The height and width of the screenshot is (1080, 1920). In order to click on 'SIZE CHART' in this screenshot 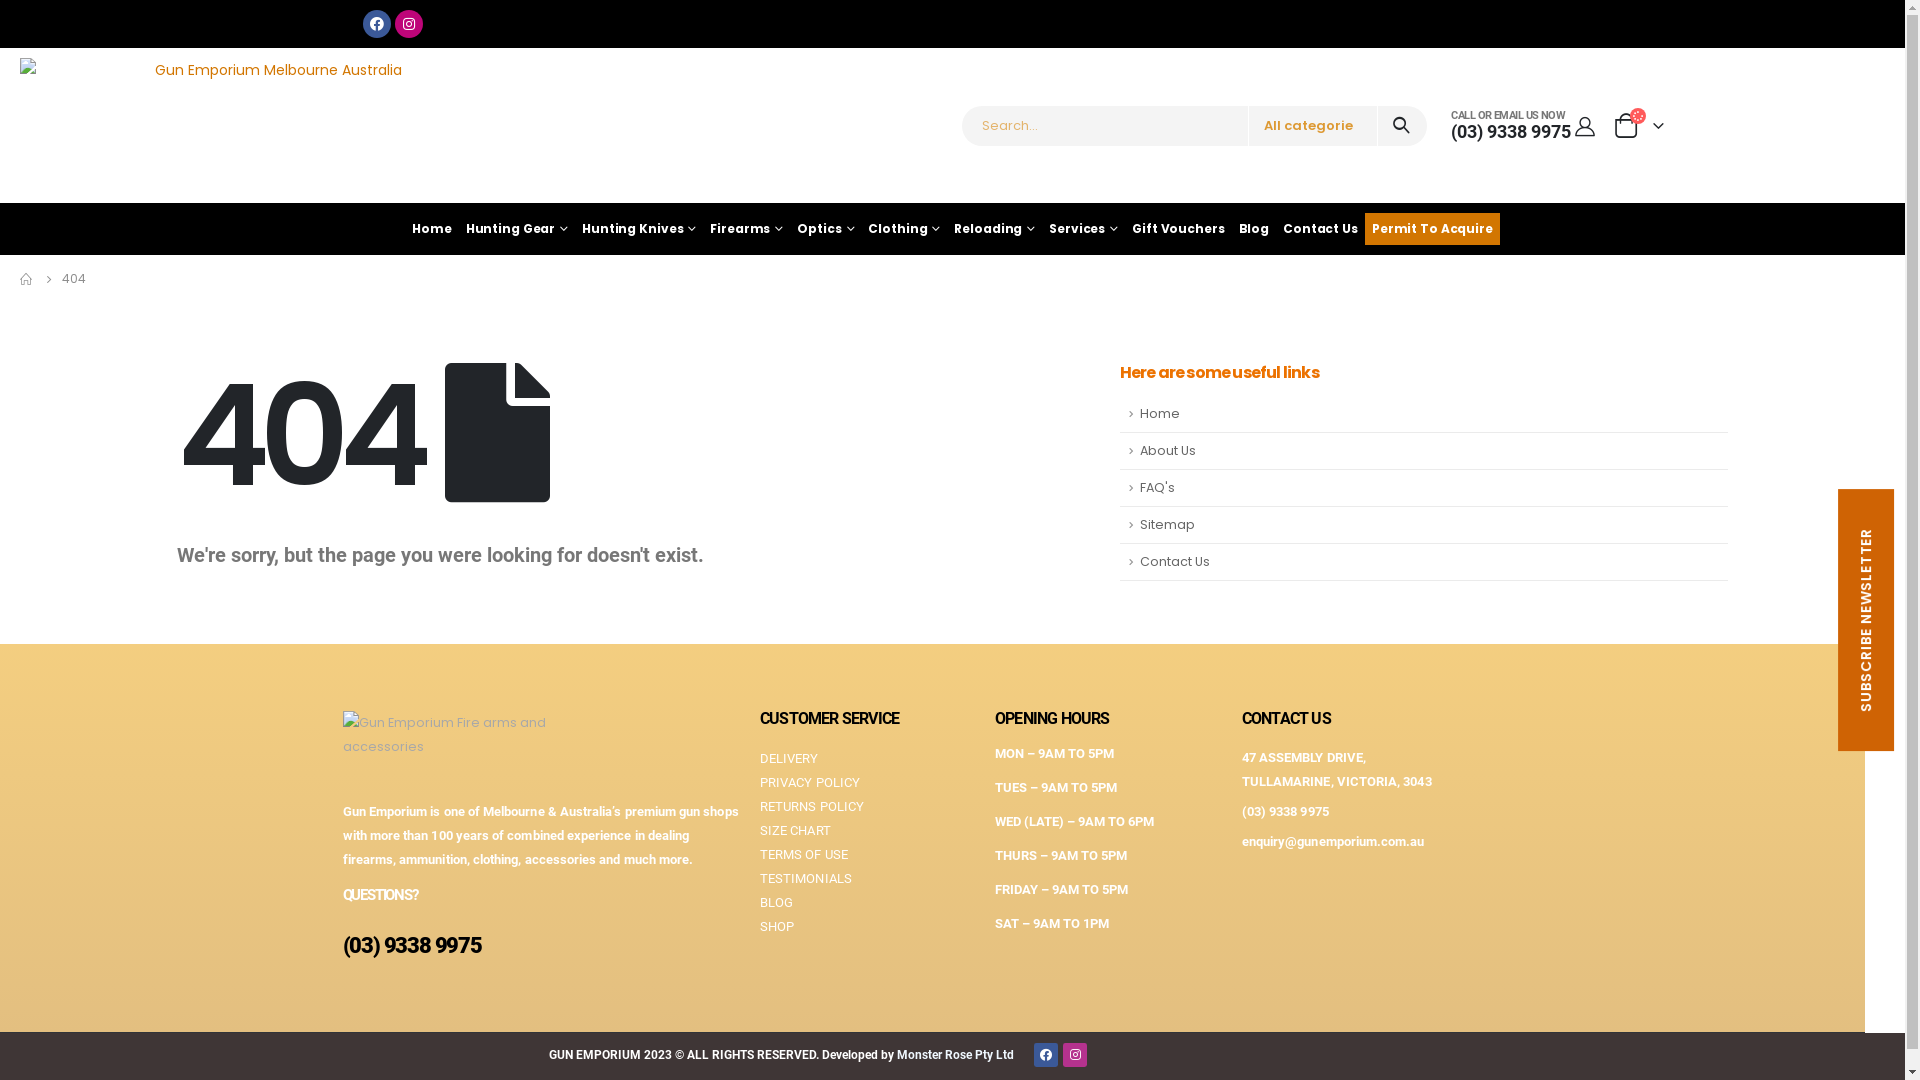, I will do `click(758, 830)`.